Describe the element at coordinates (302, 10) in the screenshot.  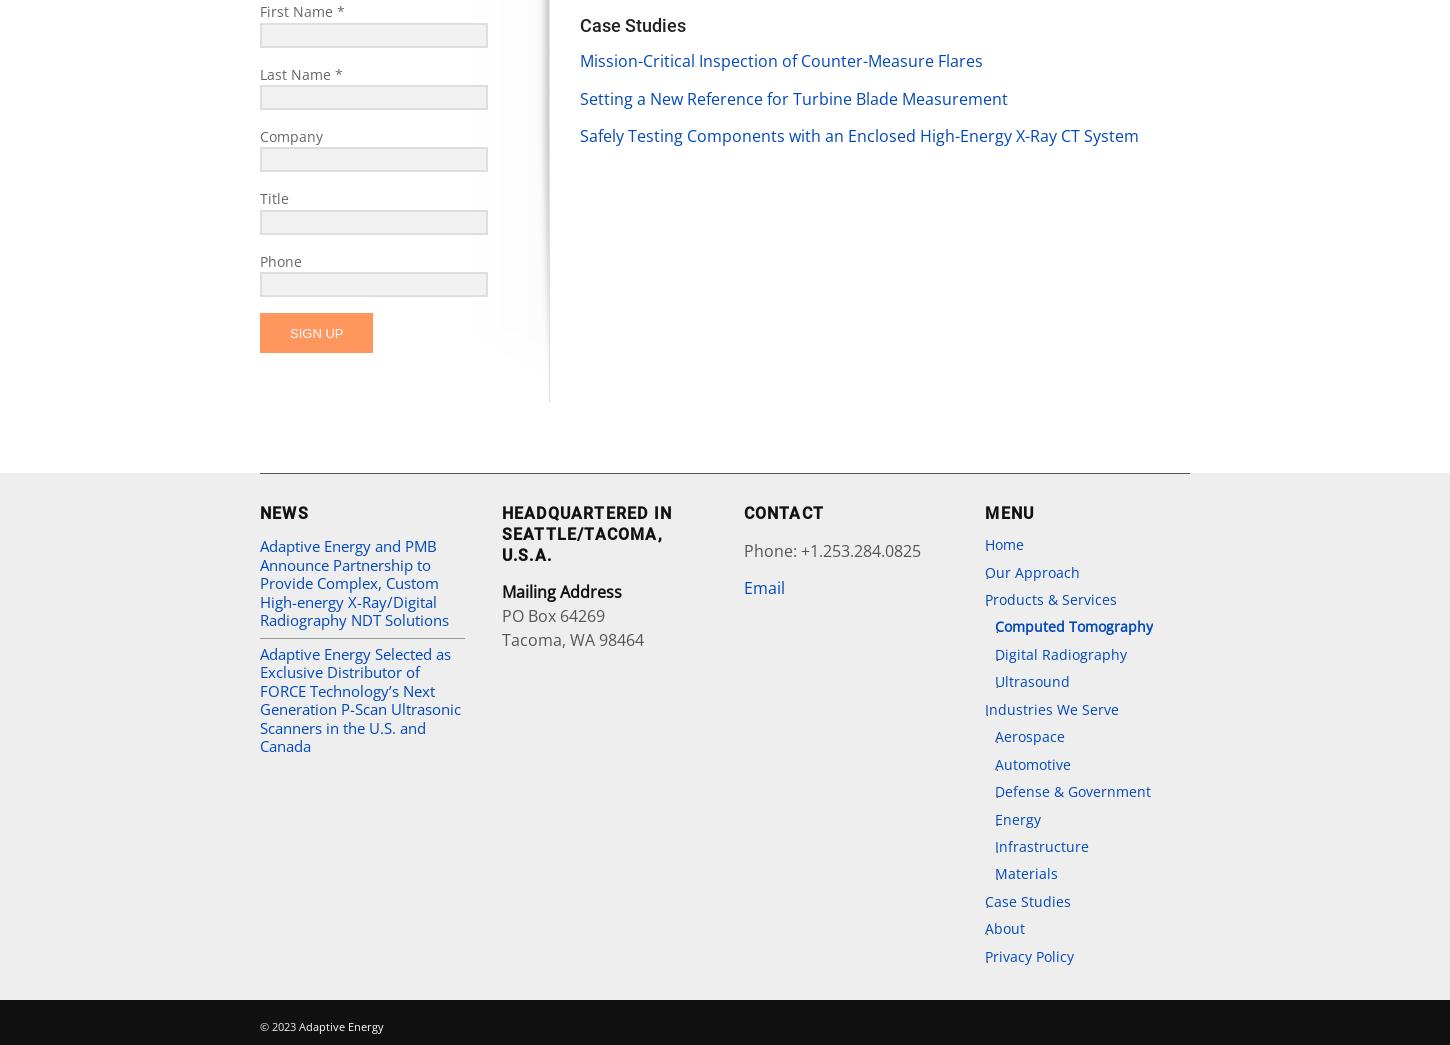
I see `'First Name *'` at that location.